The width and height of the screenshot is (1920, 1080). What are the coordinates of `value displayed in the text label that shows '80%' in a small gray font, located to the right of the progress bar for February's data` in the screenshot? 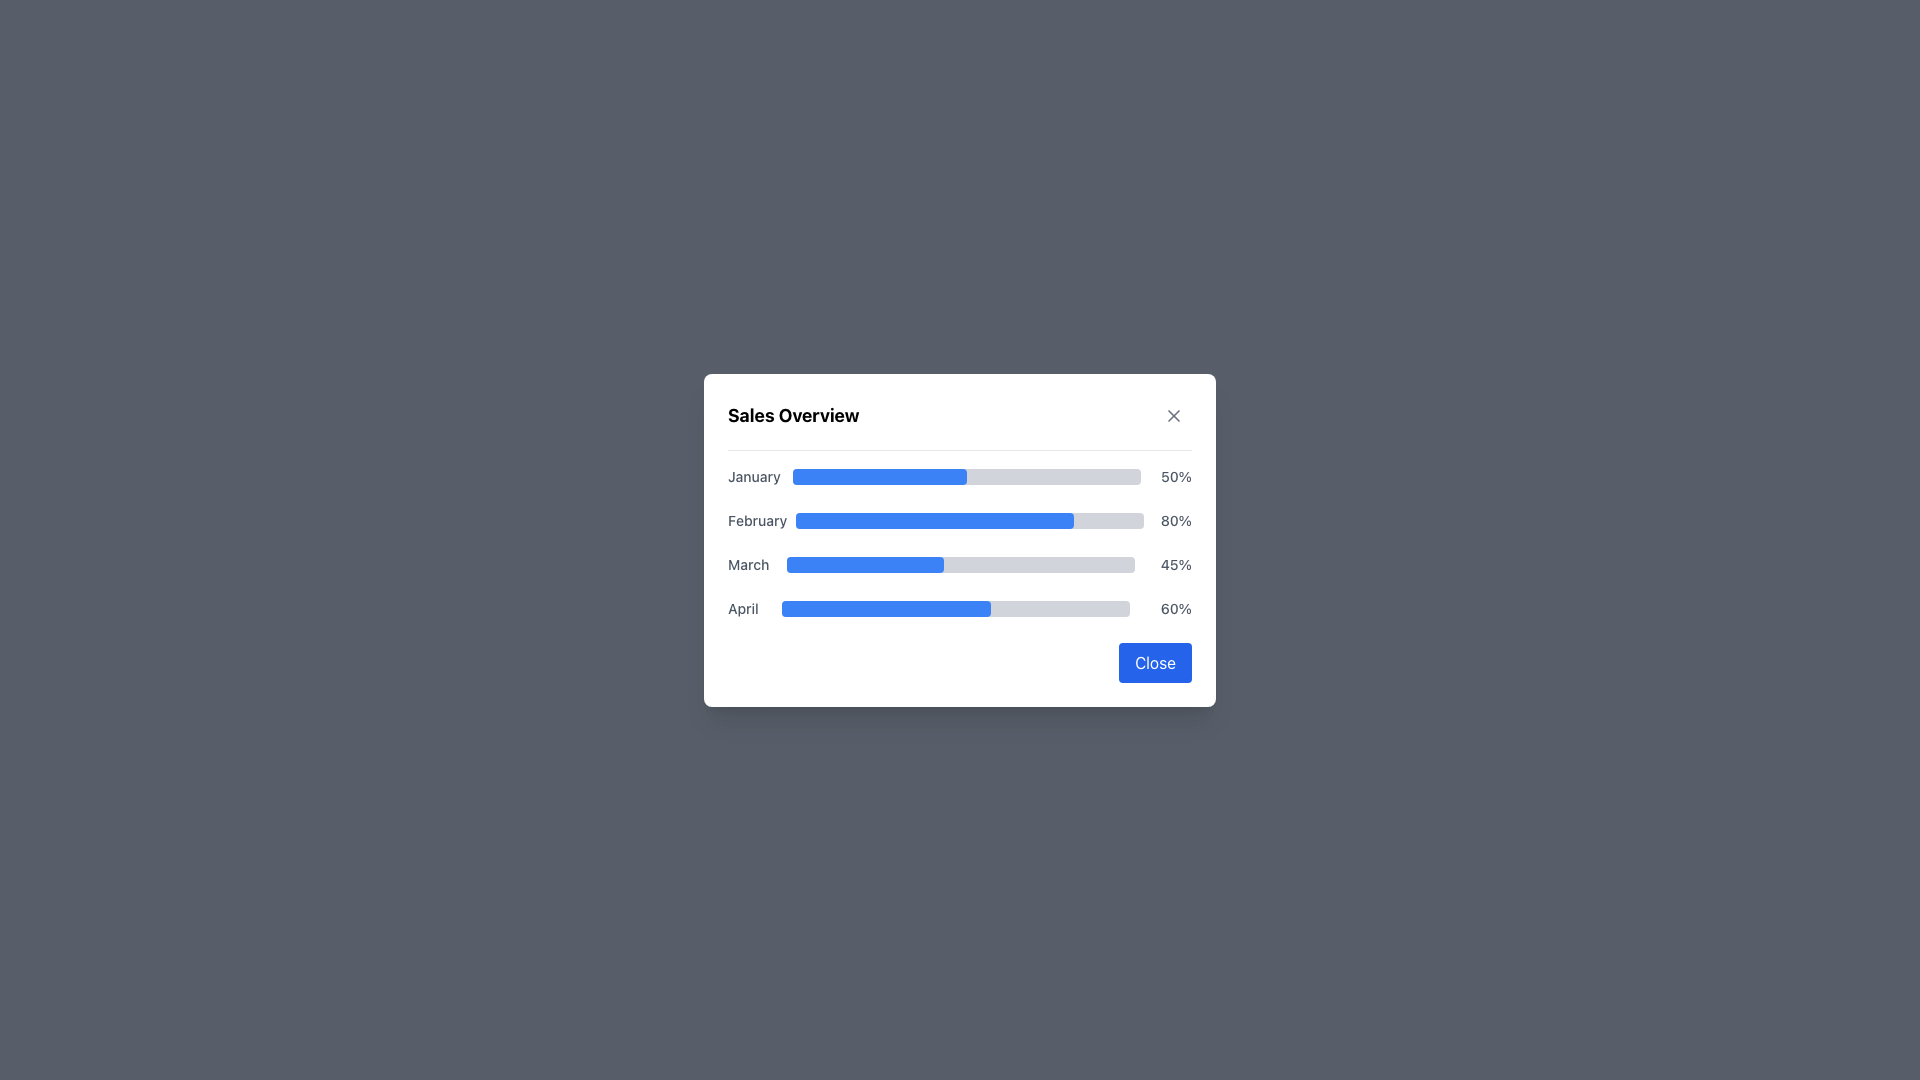 It's located at (1172, 519).